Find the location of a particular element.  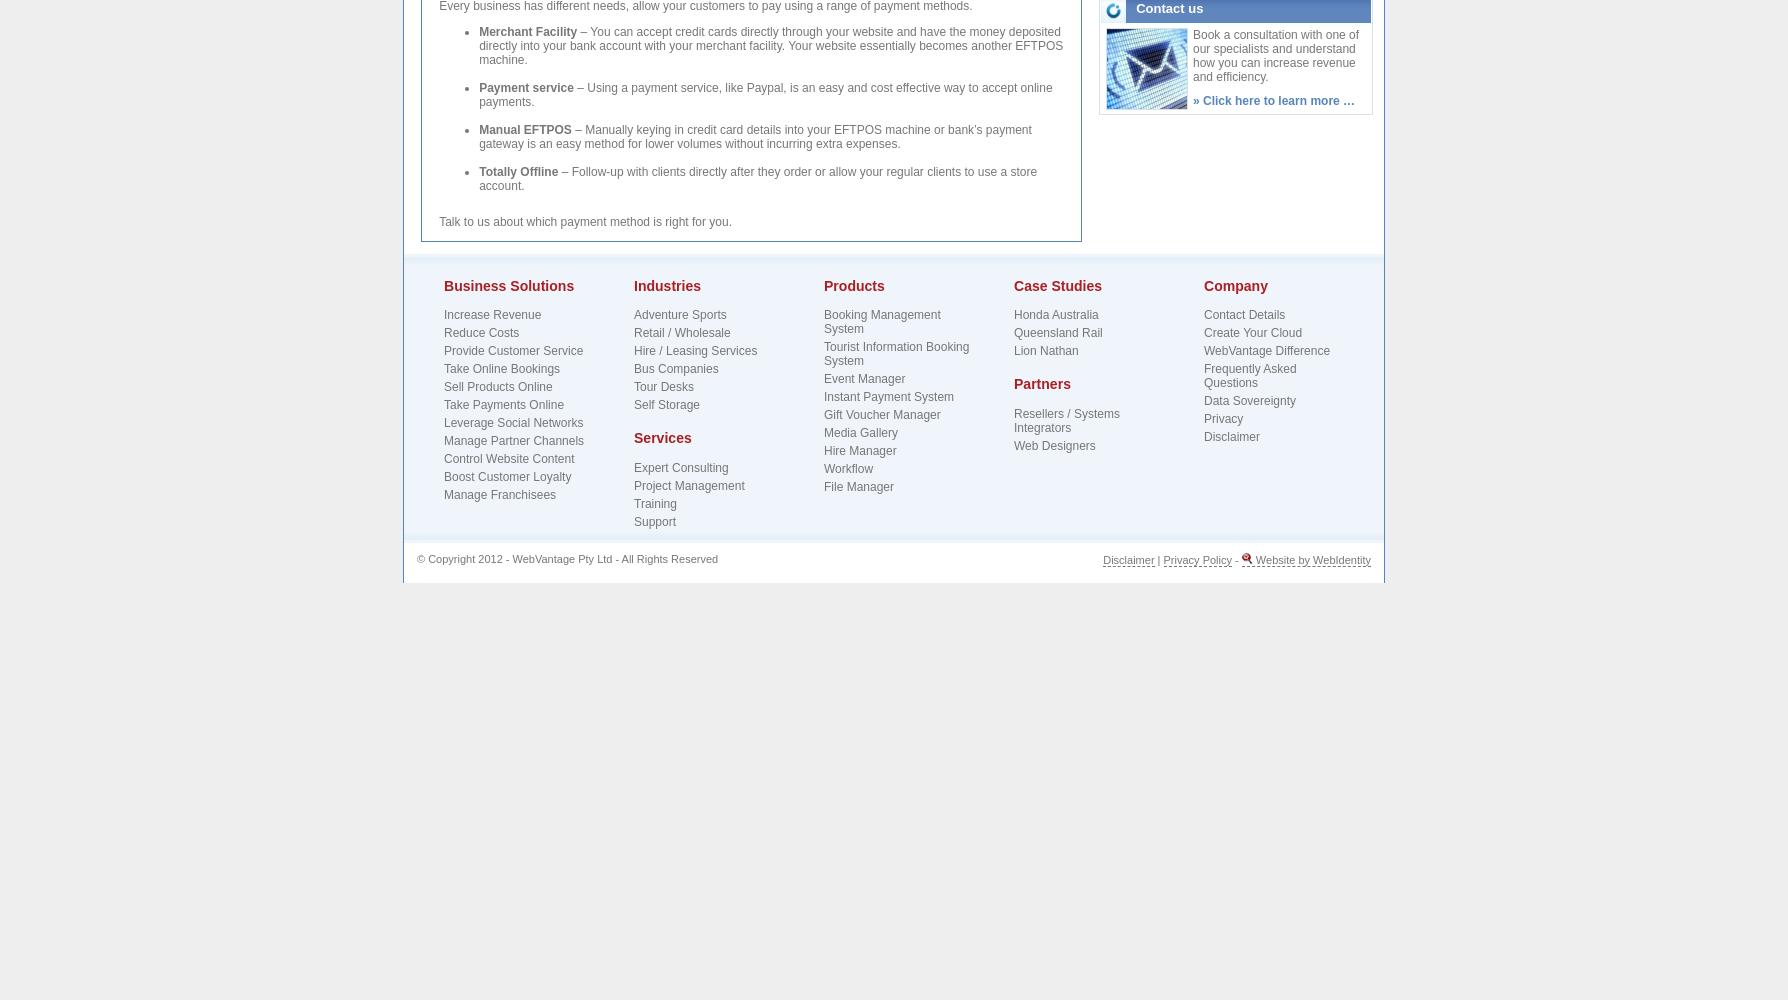

'Manage Franchisees' is located at coordinates (499, 494).